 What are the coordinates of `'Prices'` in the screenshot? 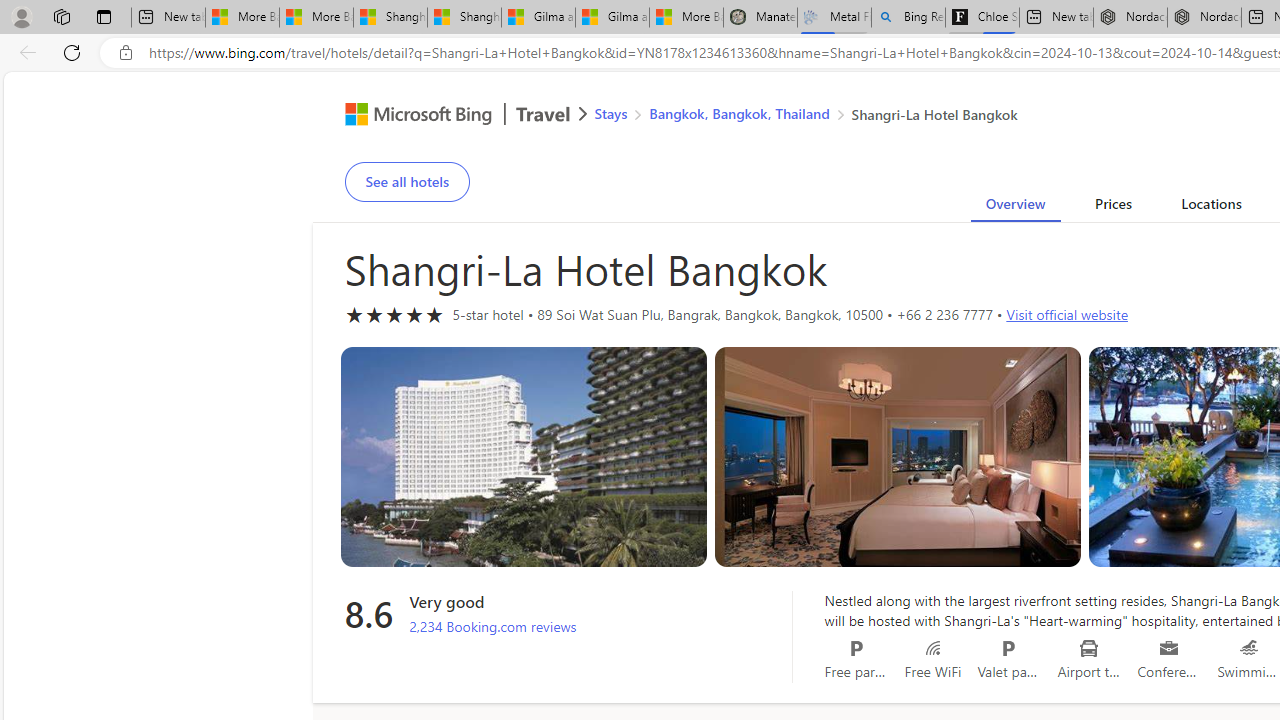 It's located at (1111, 207).